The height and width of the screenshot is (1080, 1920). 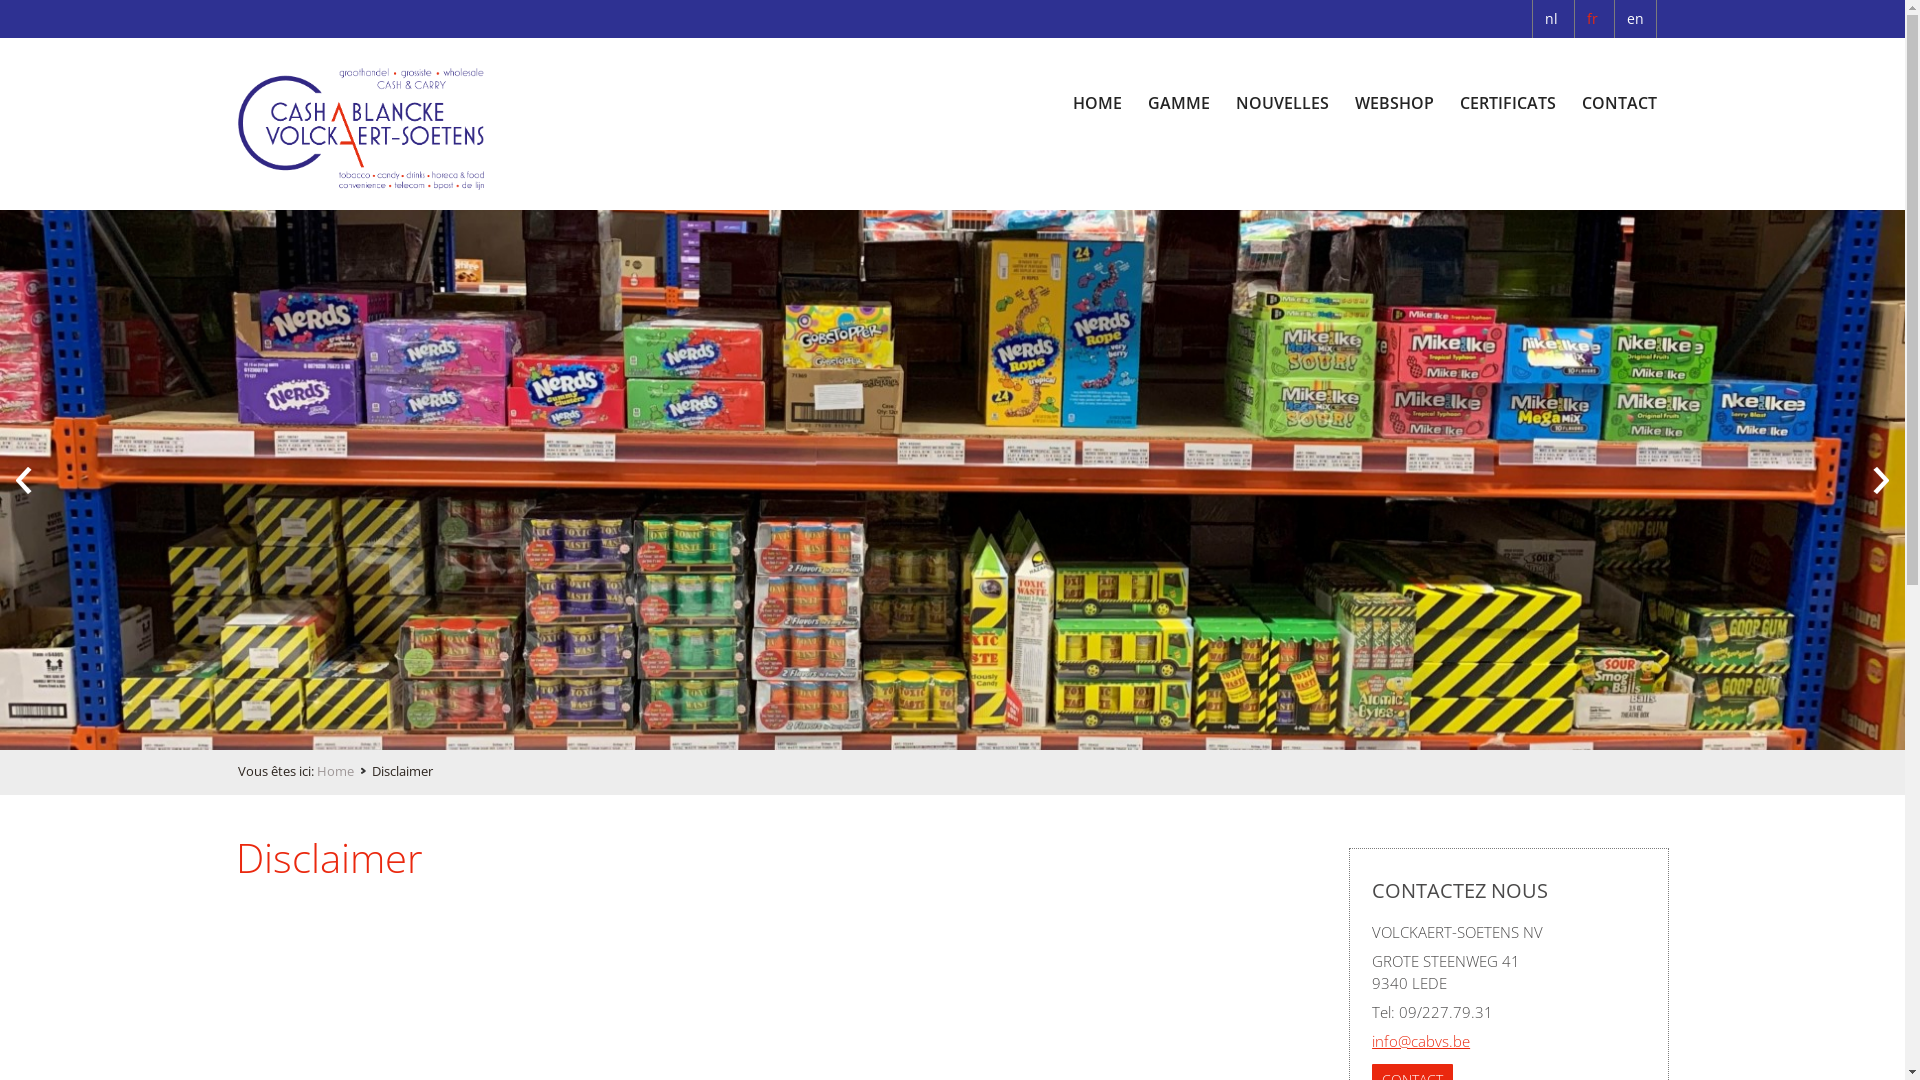 What do you see at coordinates (1635, 19) in the screenshot?
I see `'en'` at bounding box center [1635, 19].